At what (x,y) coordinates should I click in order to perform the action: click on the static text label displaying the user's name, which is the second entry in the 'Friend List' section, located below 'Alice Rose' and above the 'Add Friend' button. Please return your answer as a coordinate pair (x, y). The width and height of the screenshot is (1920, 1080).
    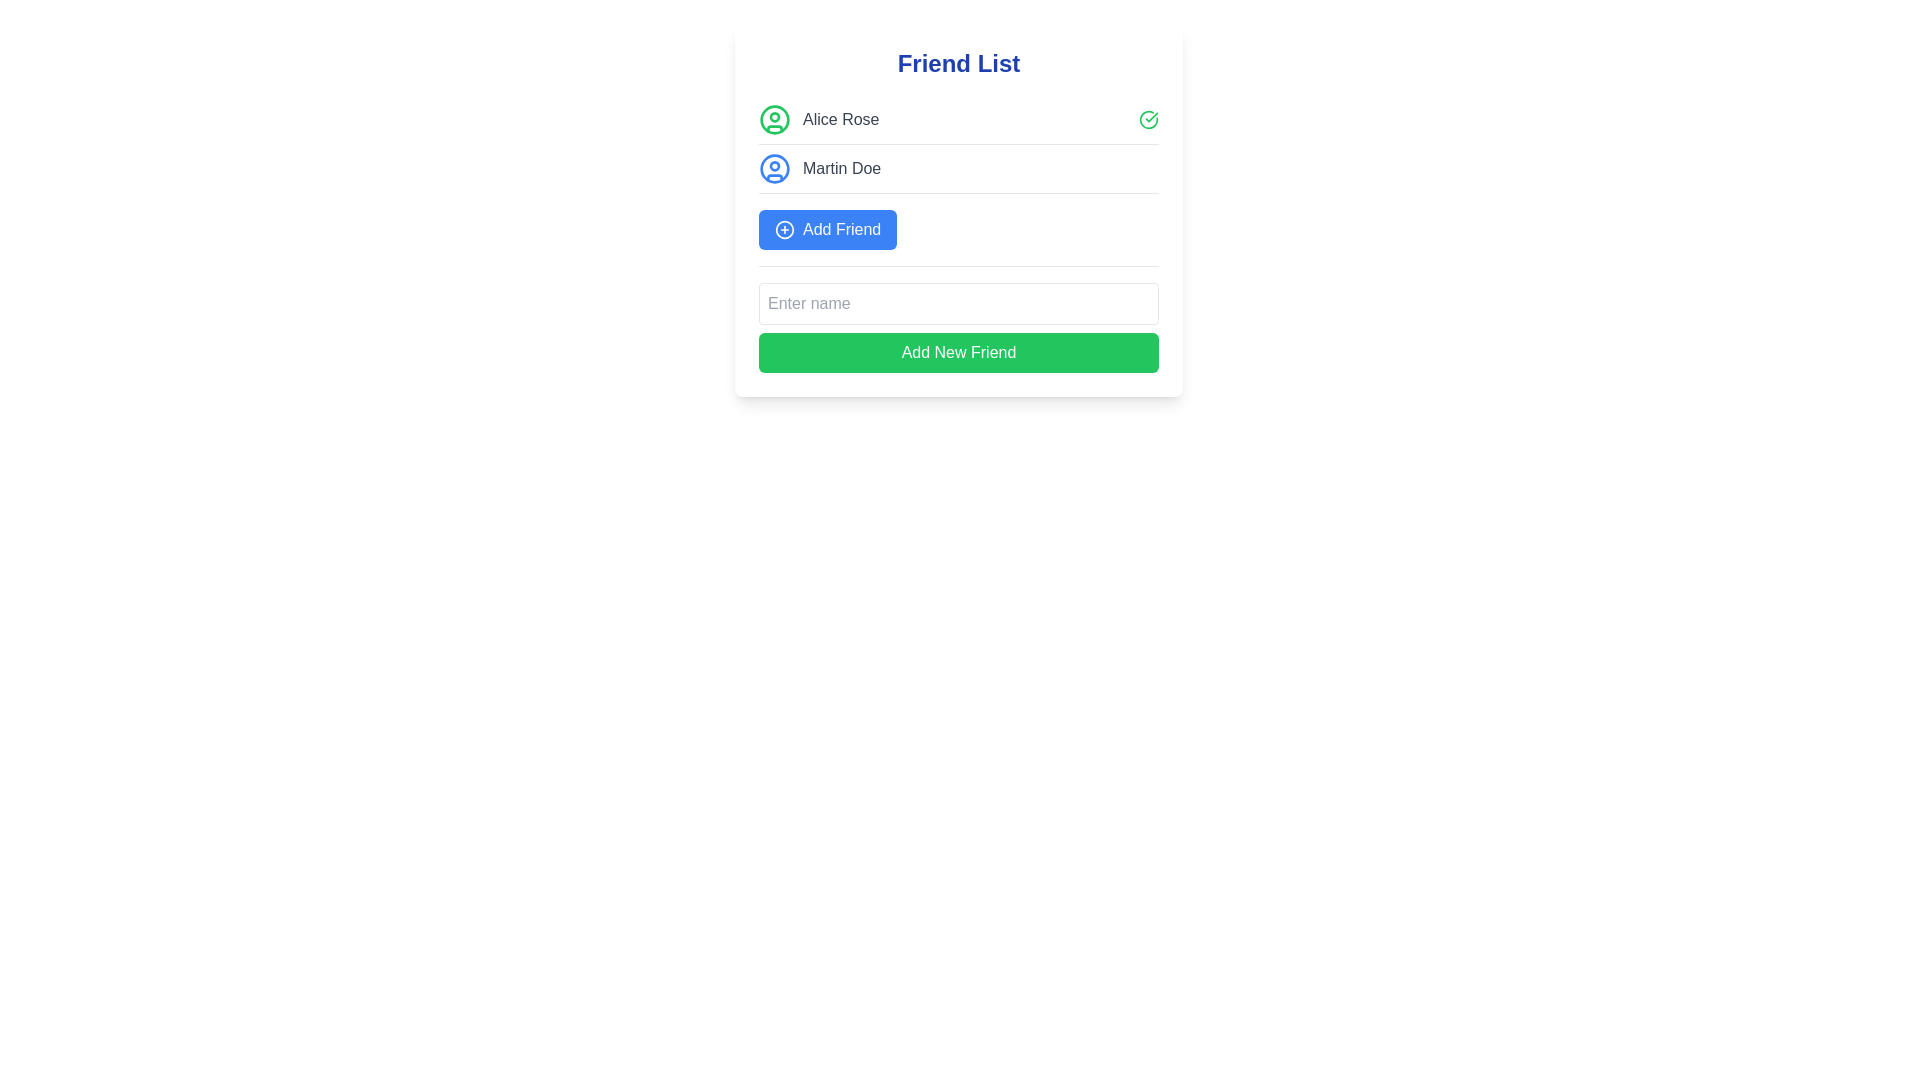
    Looking at the image, I should click on (842, 168).